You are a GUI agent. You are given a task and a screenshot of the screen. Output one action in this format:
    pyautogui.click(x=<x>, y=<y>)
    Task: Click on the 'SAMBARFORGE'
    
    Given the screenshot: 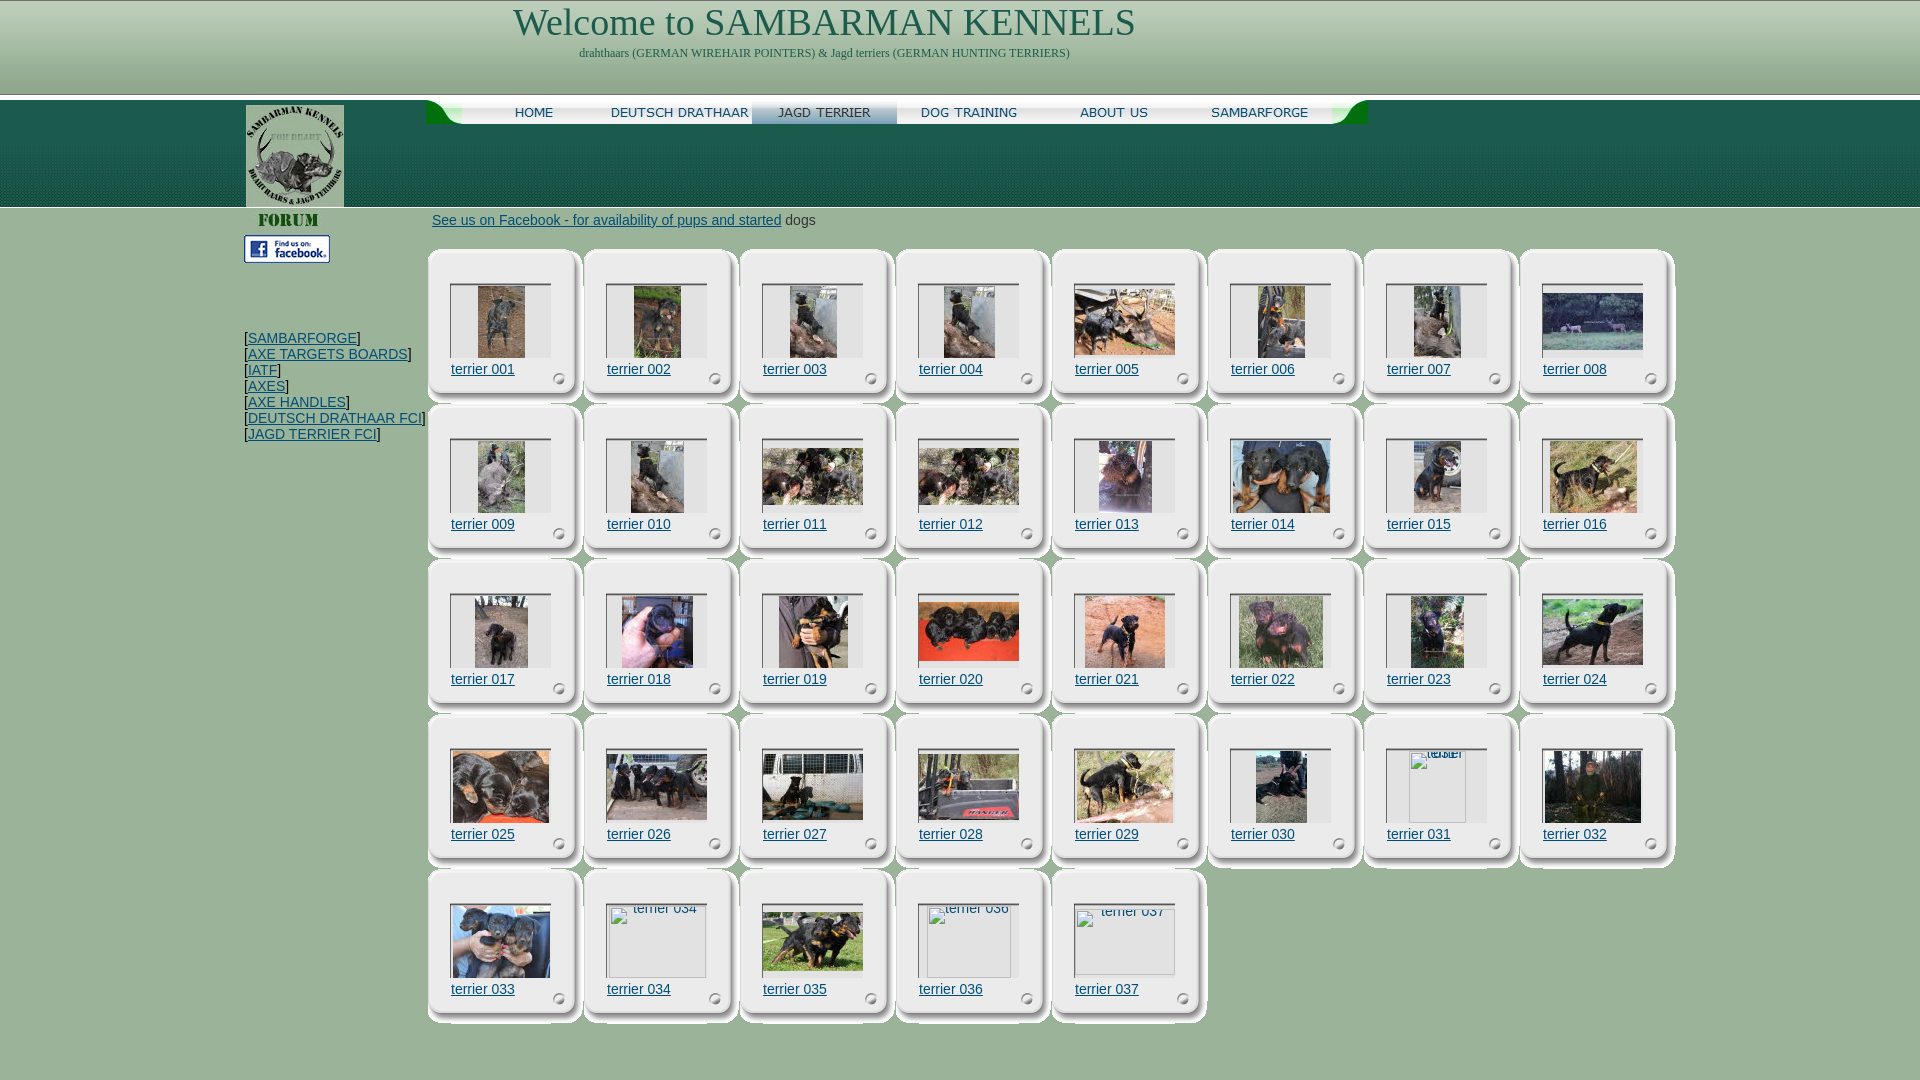 What is the action you would take?
    pyautogui.click(x=1258, y=111)
    